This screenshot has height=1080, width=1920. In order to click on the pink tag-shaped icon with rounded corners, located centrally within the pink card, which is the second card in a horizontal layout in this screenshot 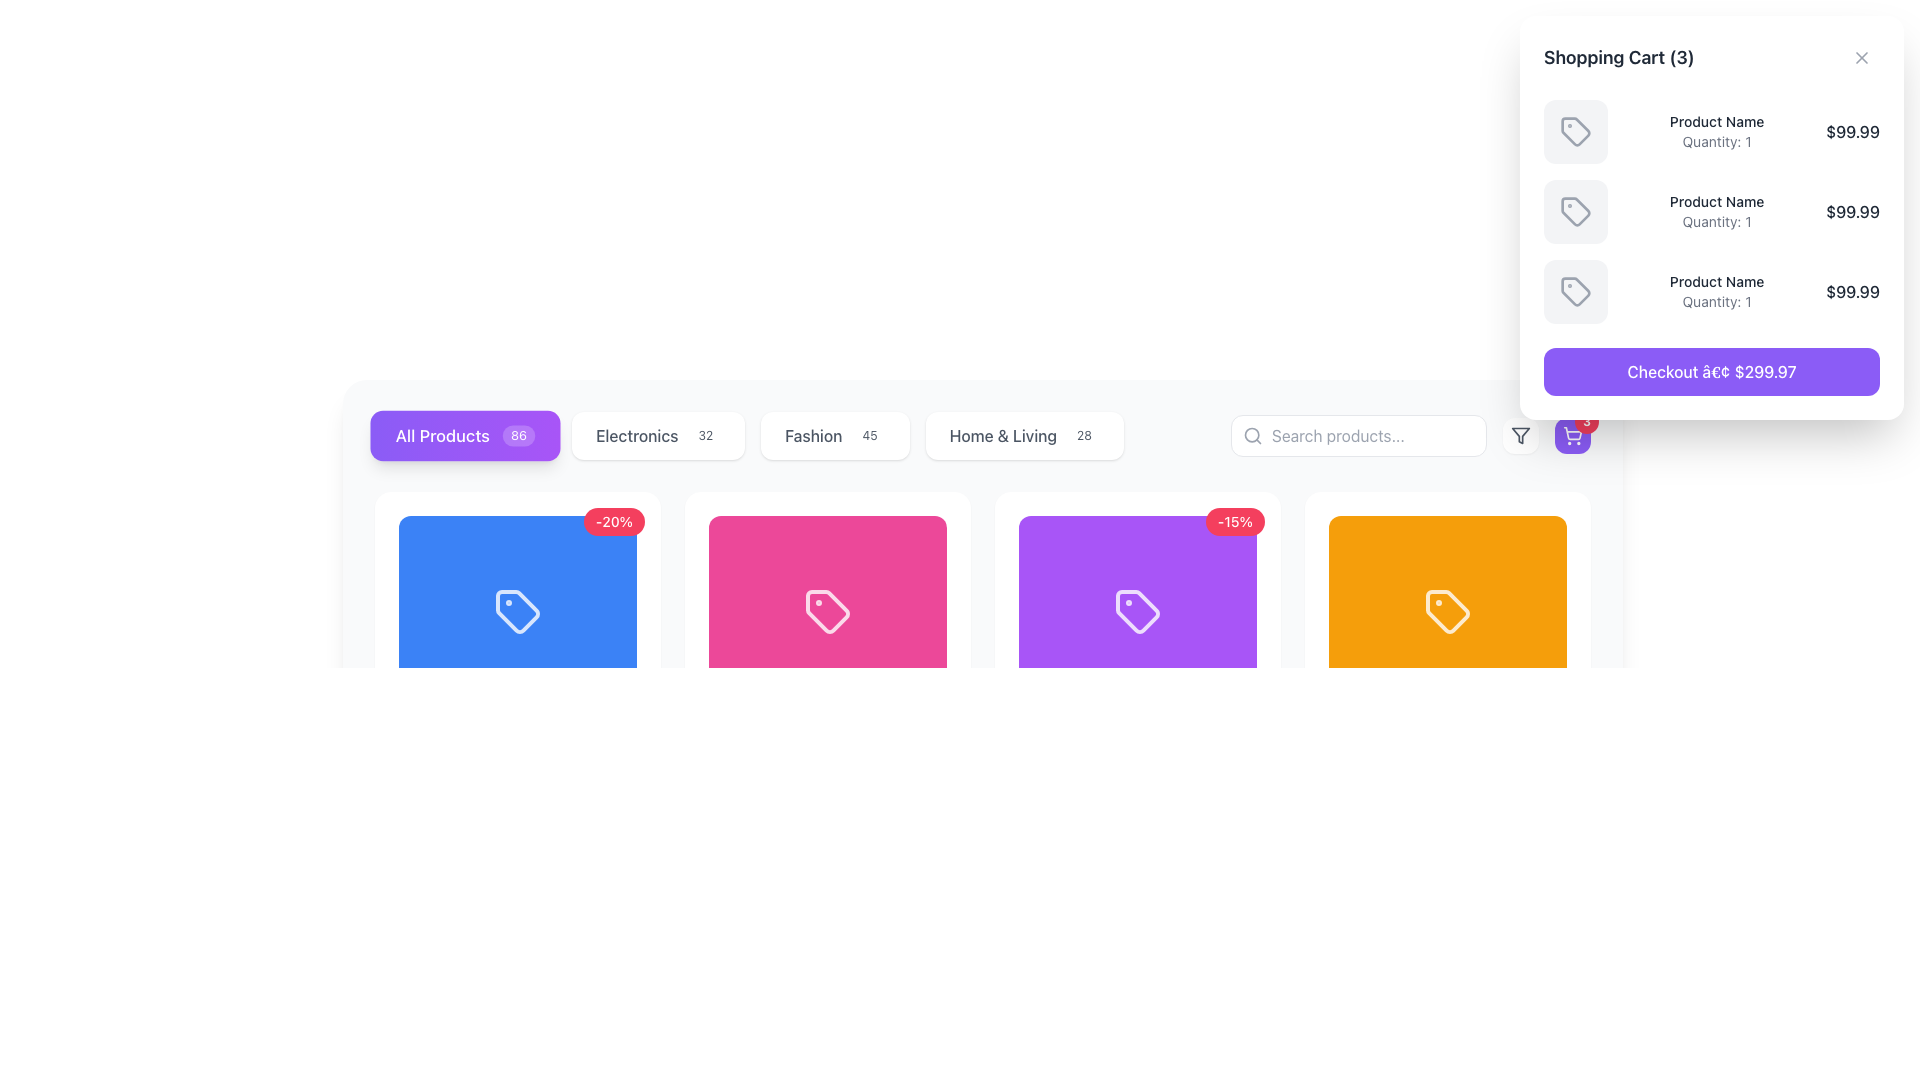, I will do `click(828, 611)`.